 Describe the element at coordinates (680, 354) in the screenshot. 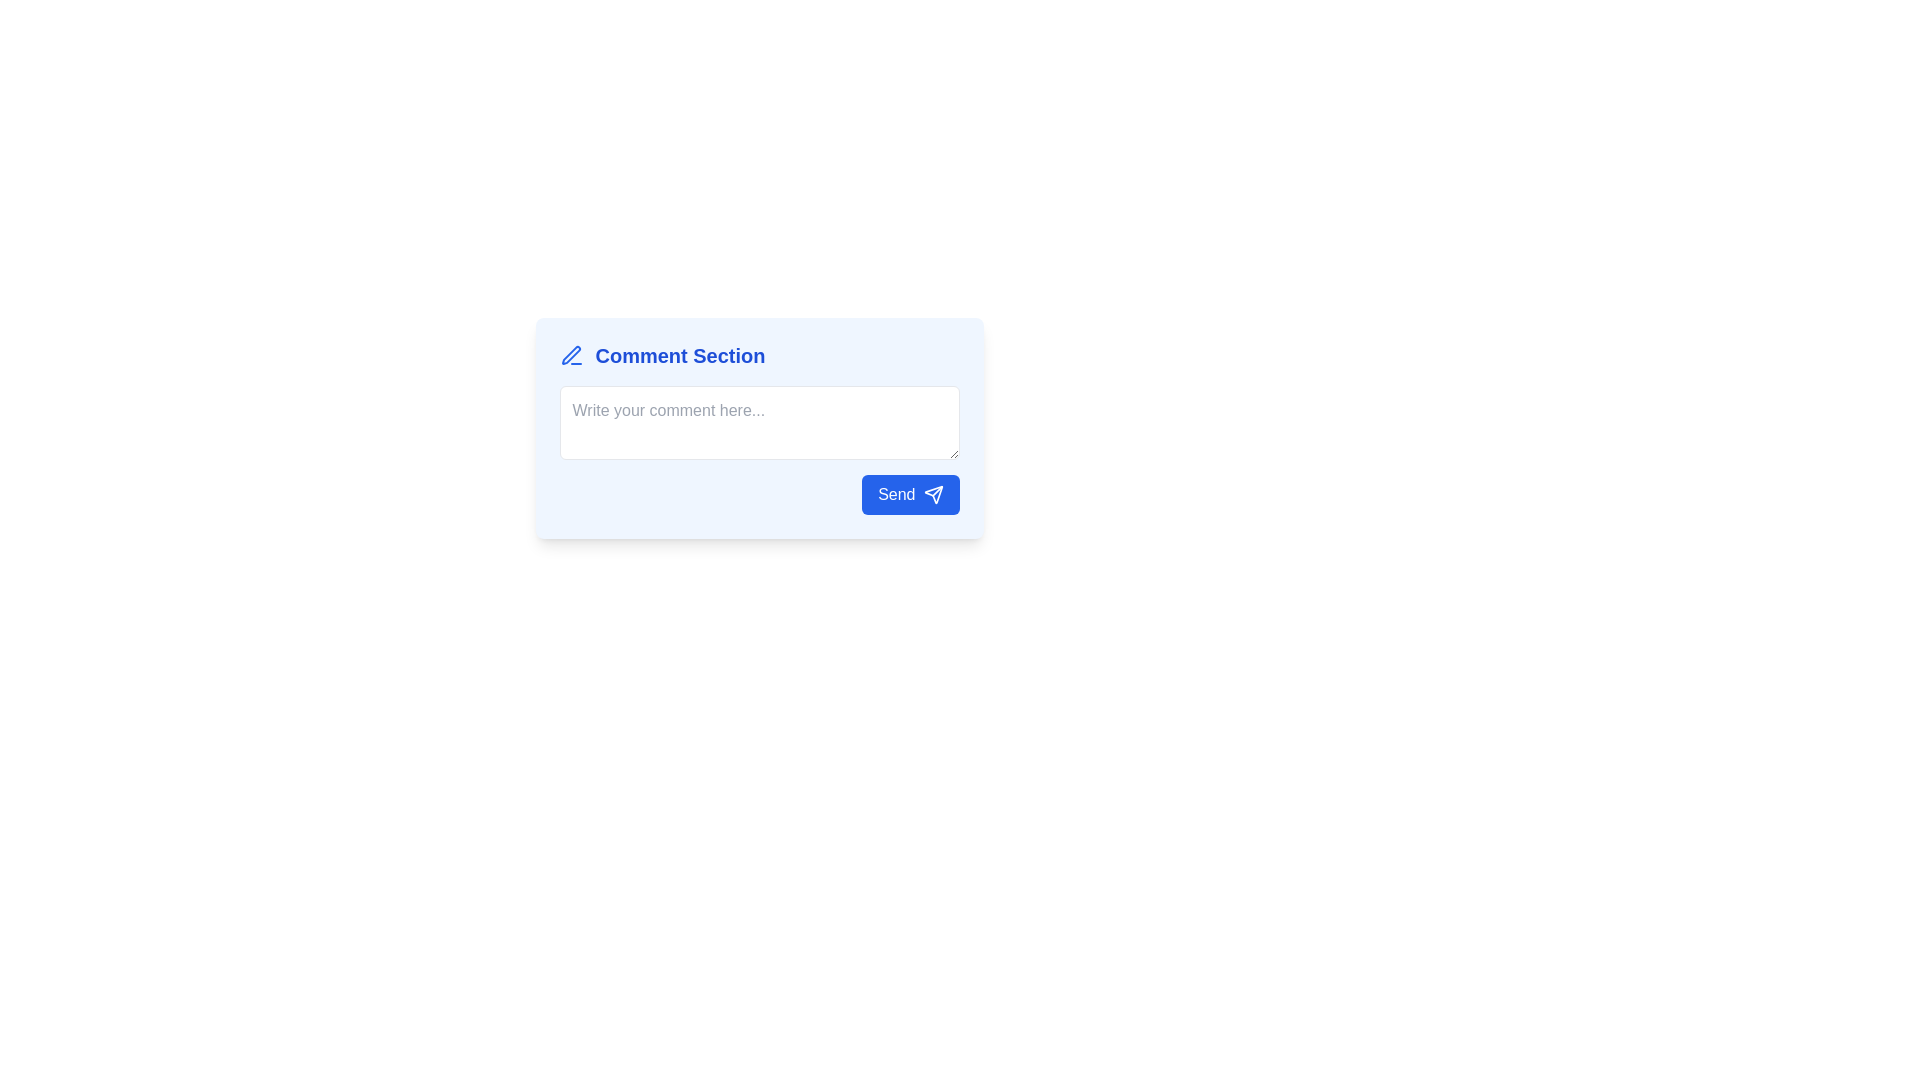

I see `the Static Text element displaying 'Comment Section' in a large, bold blue font, located next to a pen icon in the comment input area` at that location.